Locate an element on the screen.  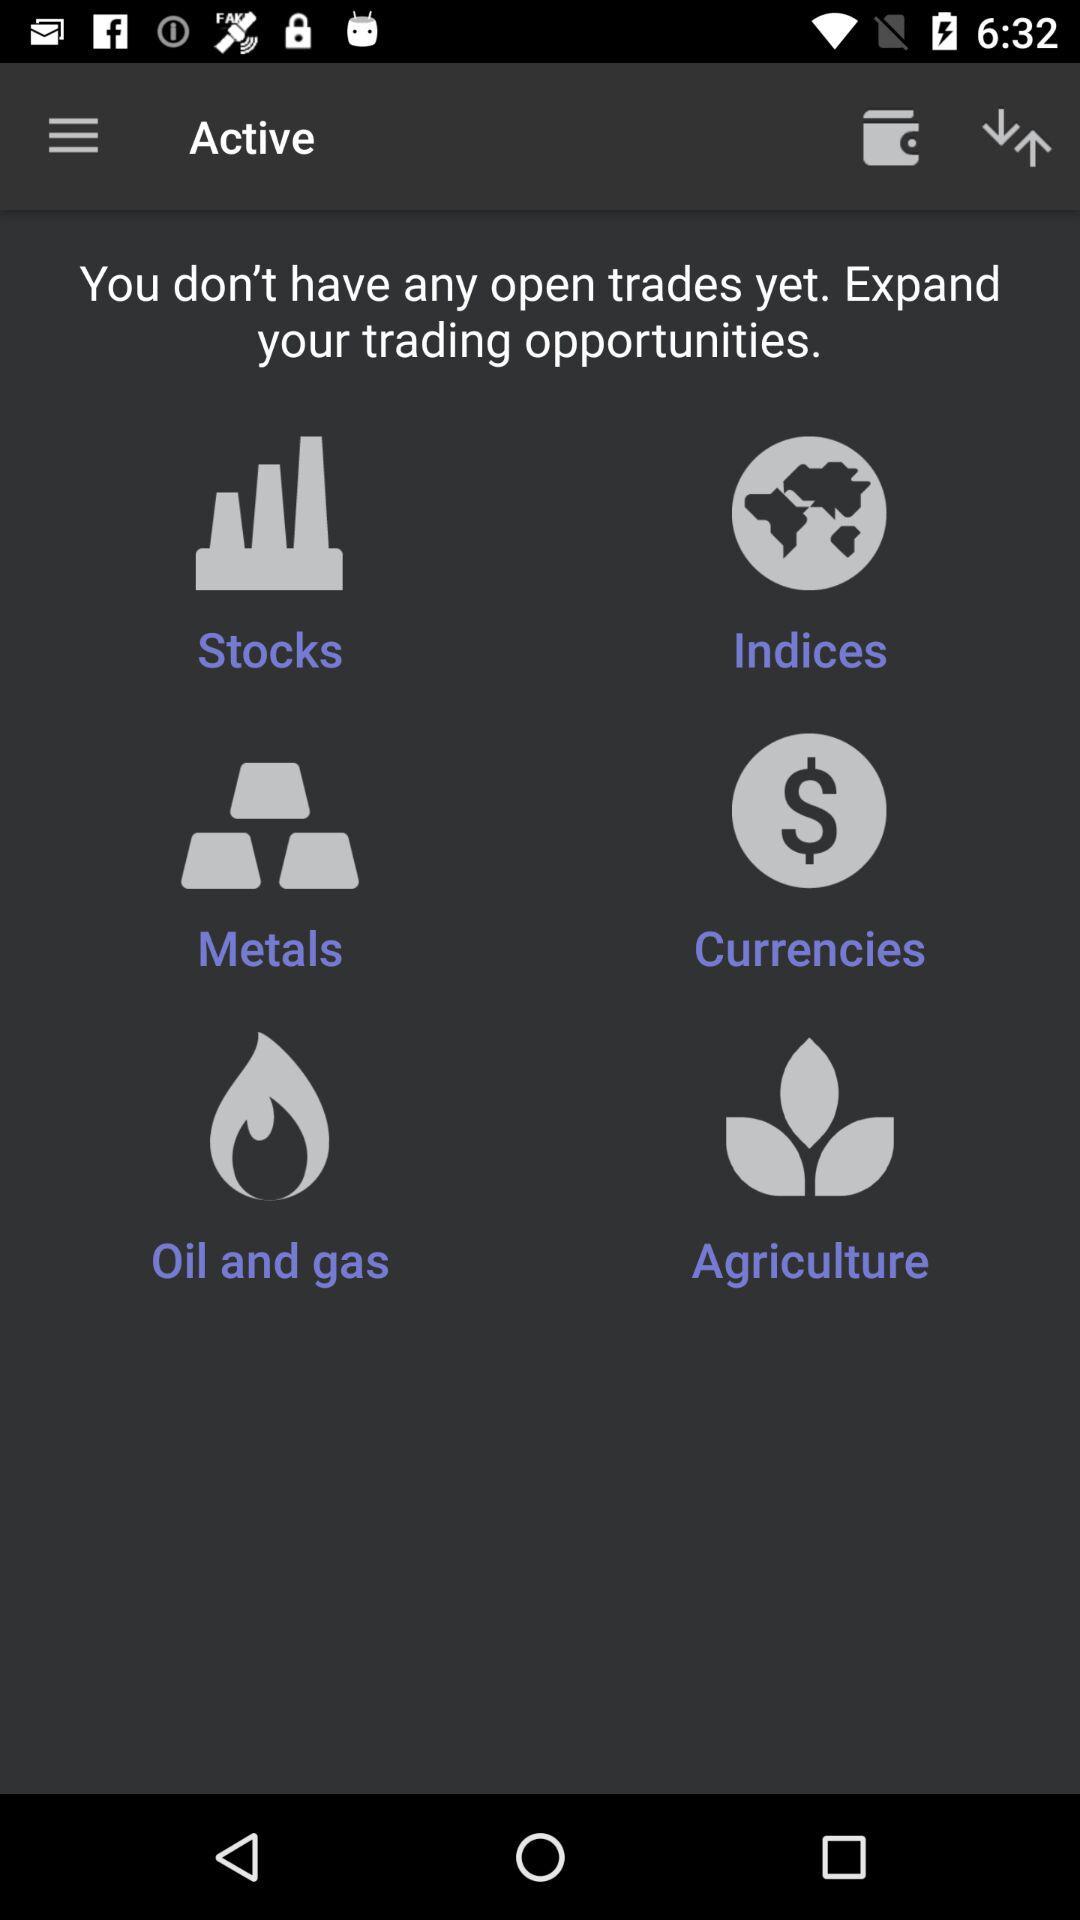
wallet is located at coordinates (890, 135).